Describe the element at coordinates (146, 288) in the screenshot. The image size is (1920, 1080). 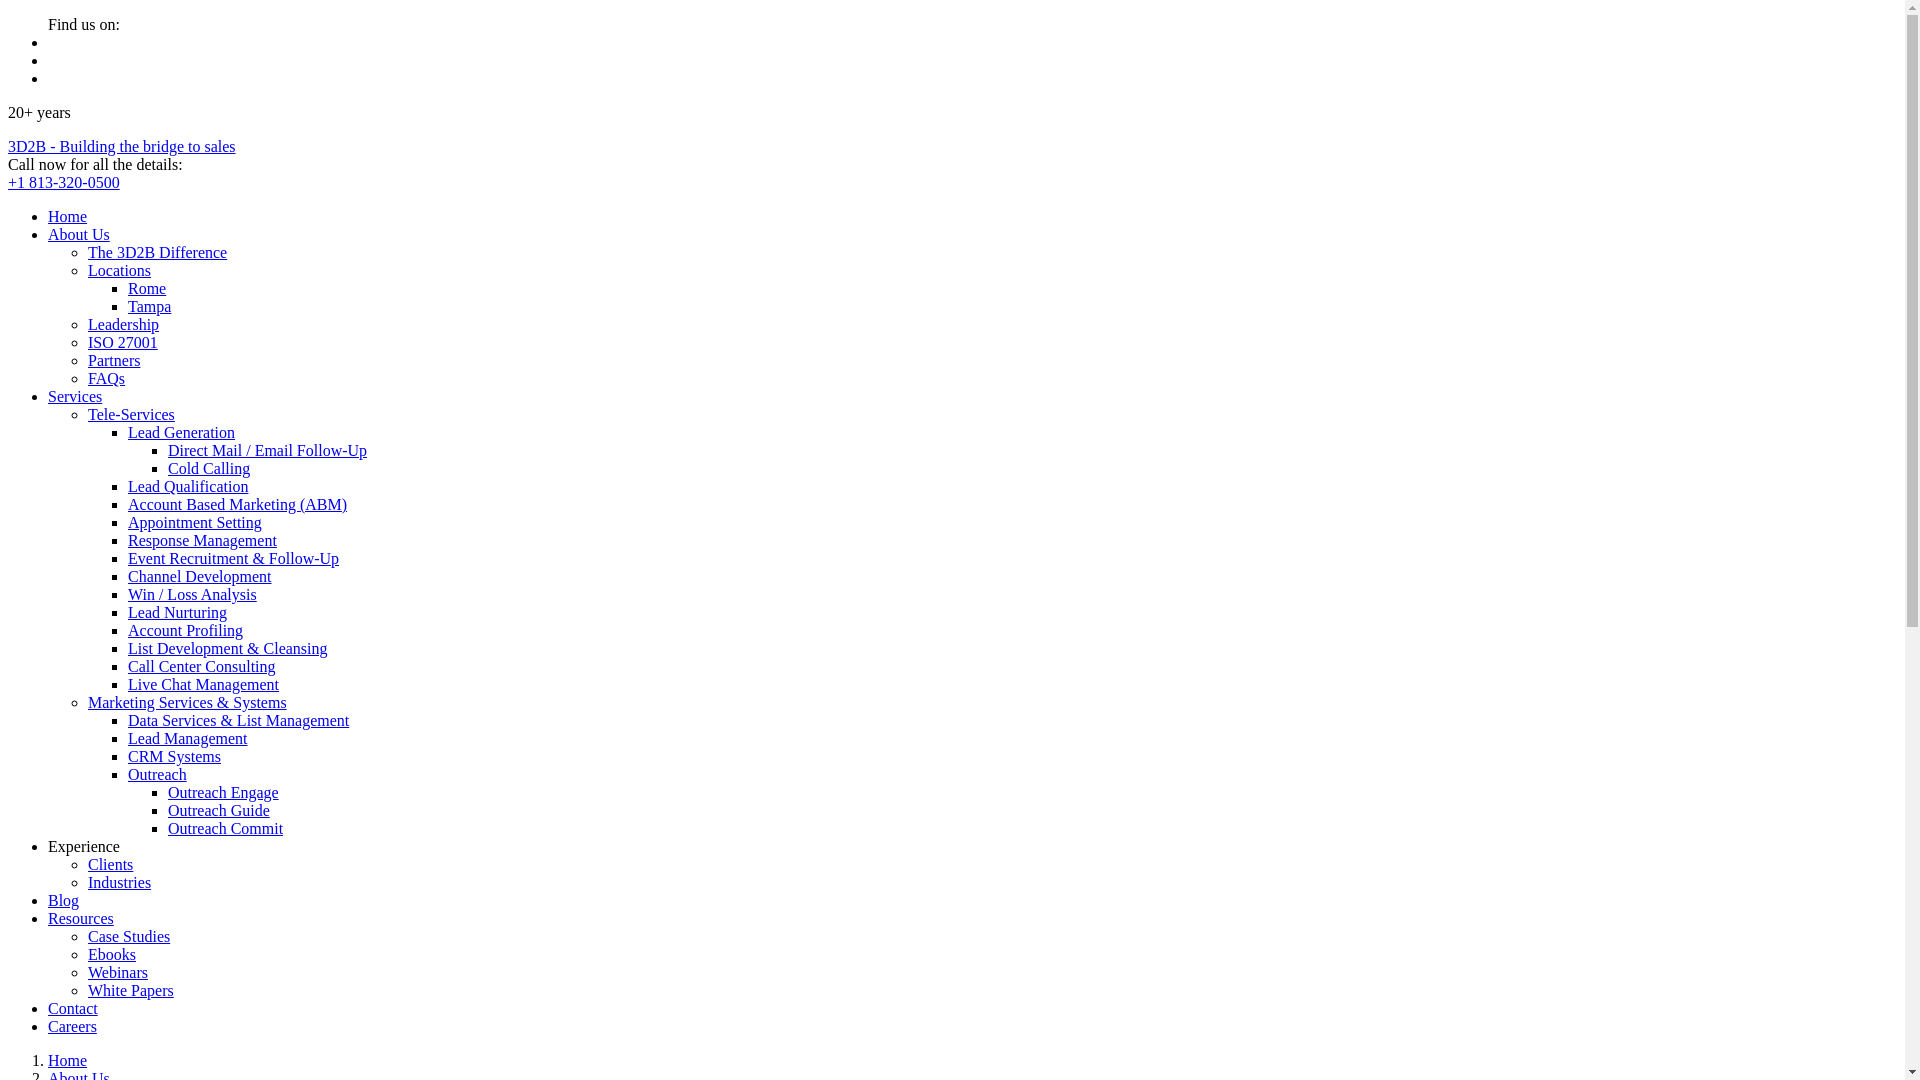
I see `'Rome'` at that location.